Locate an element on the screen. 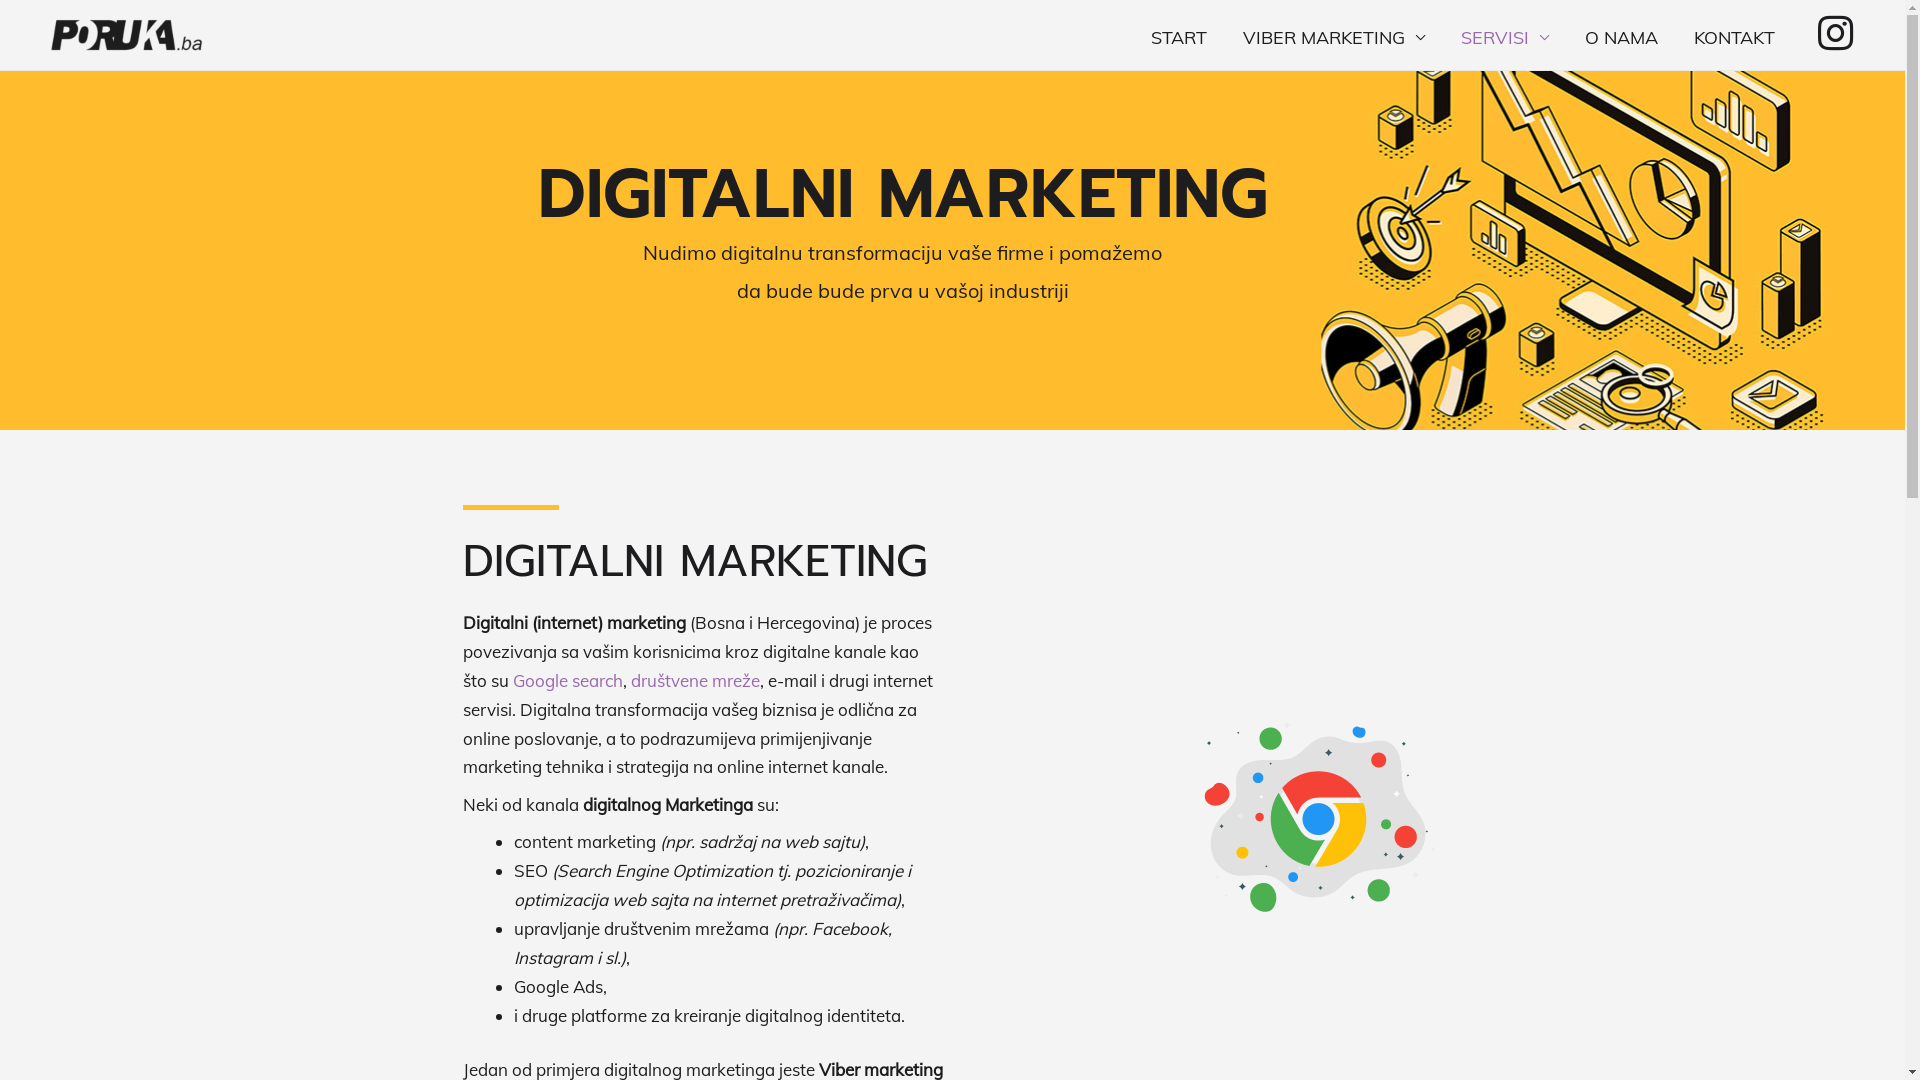 This screenshot has width=1920, height=1080. 'p_main_net' is located at coordinates (1314, 816).